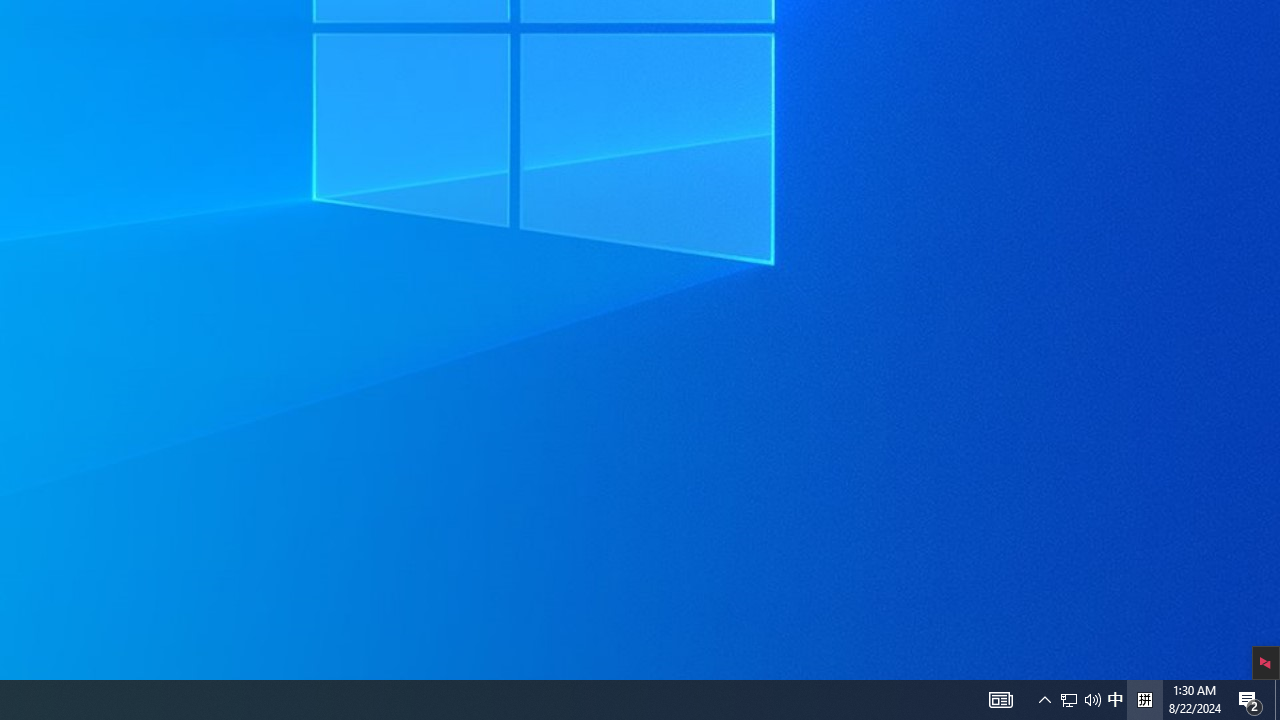  What do you see at coordinates (1000, 698) in the screenshot?
I see `'AutomationID: 4105'` at bounding box center [1000, 698].